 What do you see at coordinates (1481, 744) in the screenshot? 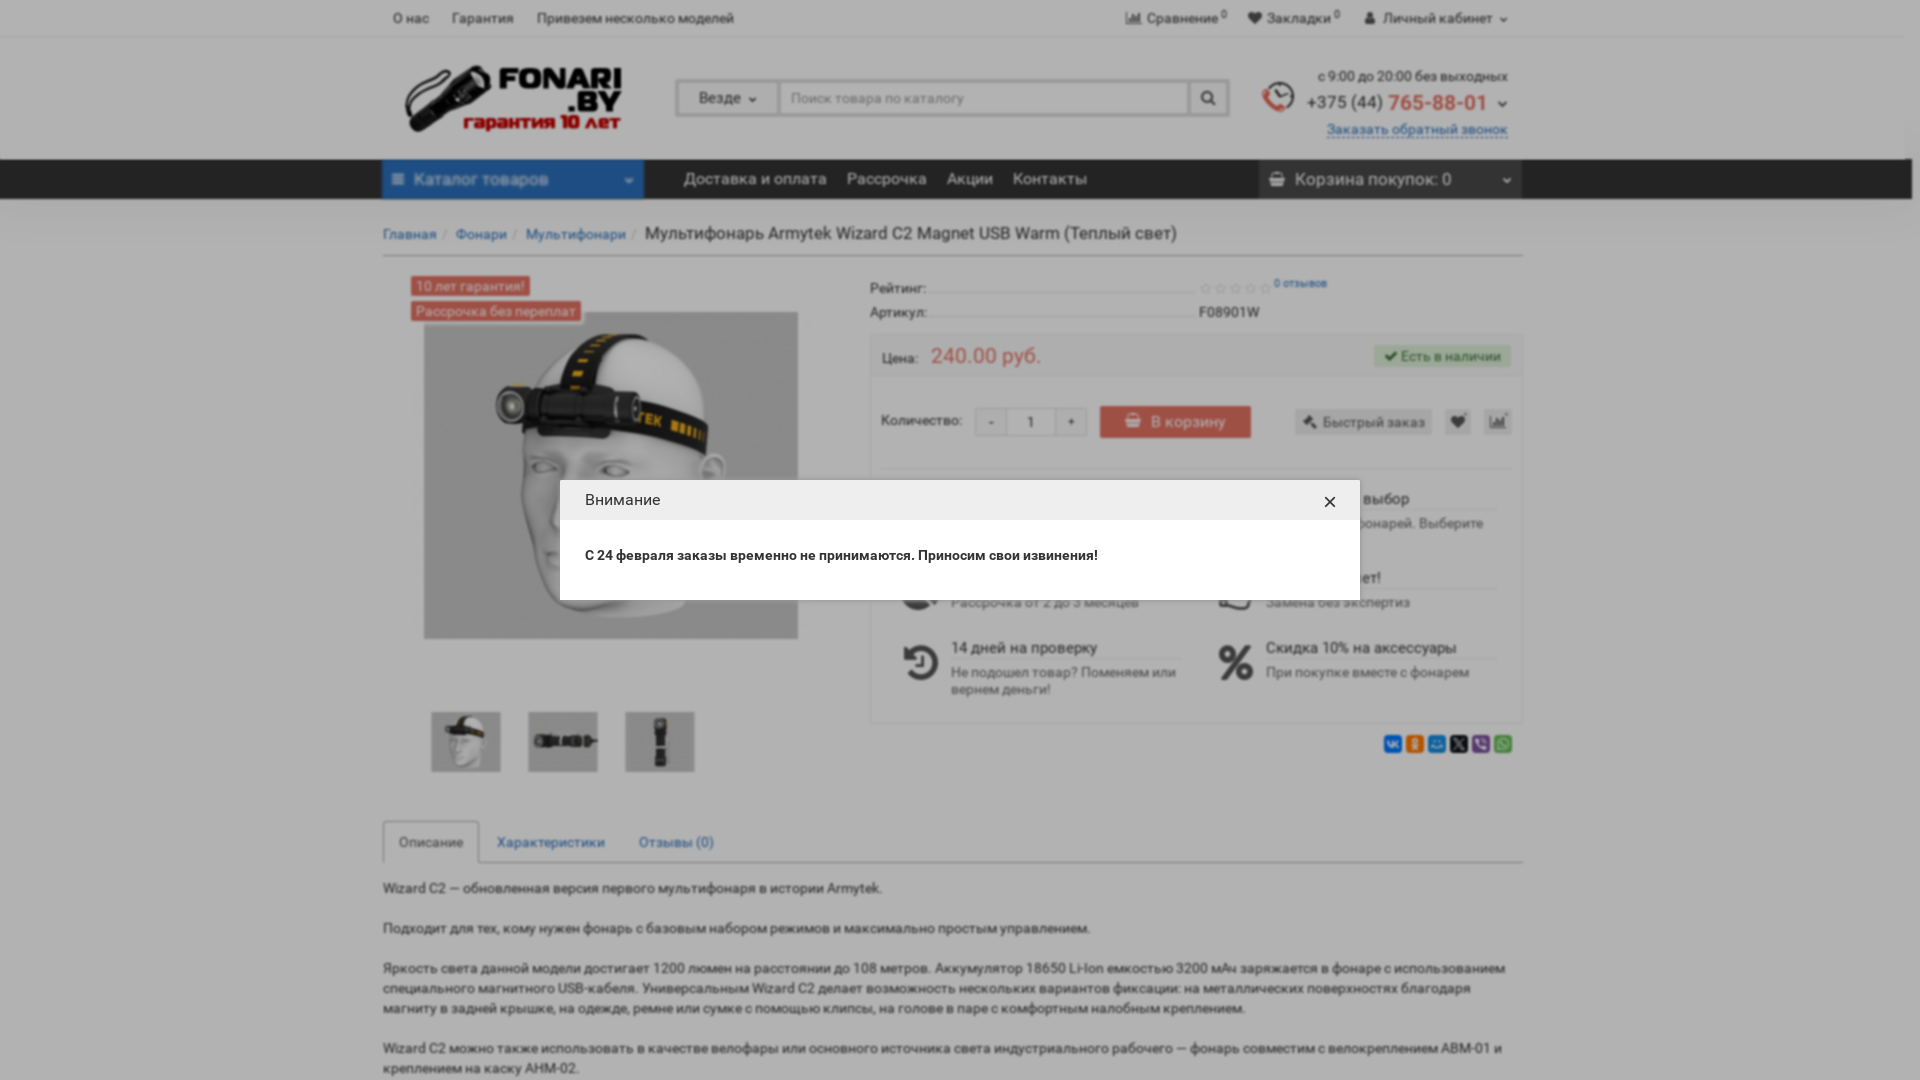
I see `'Viber'` at bounding box center [1481, 744].